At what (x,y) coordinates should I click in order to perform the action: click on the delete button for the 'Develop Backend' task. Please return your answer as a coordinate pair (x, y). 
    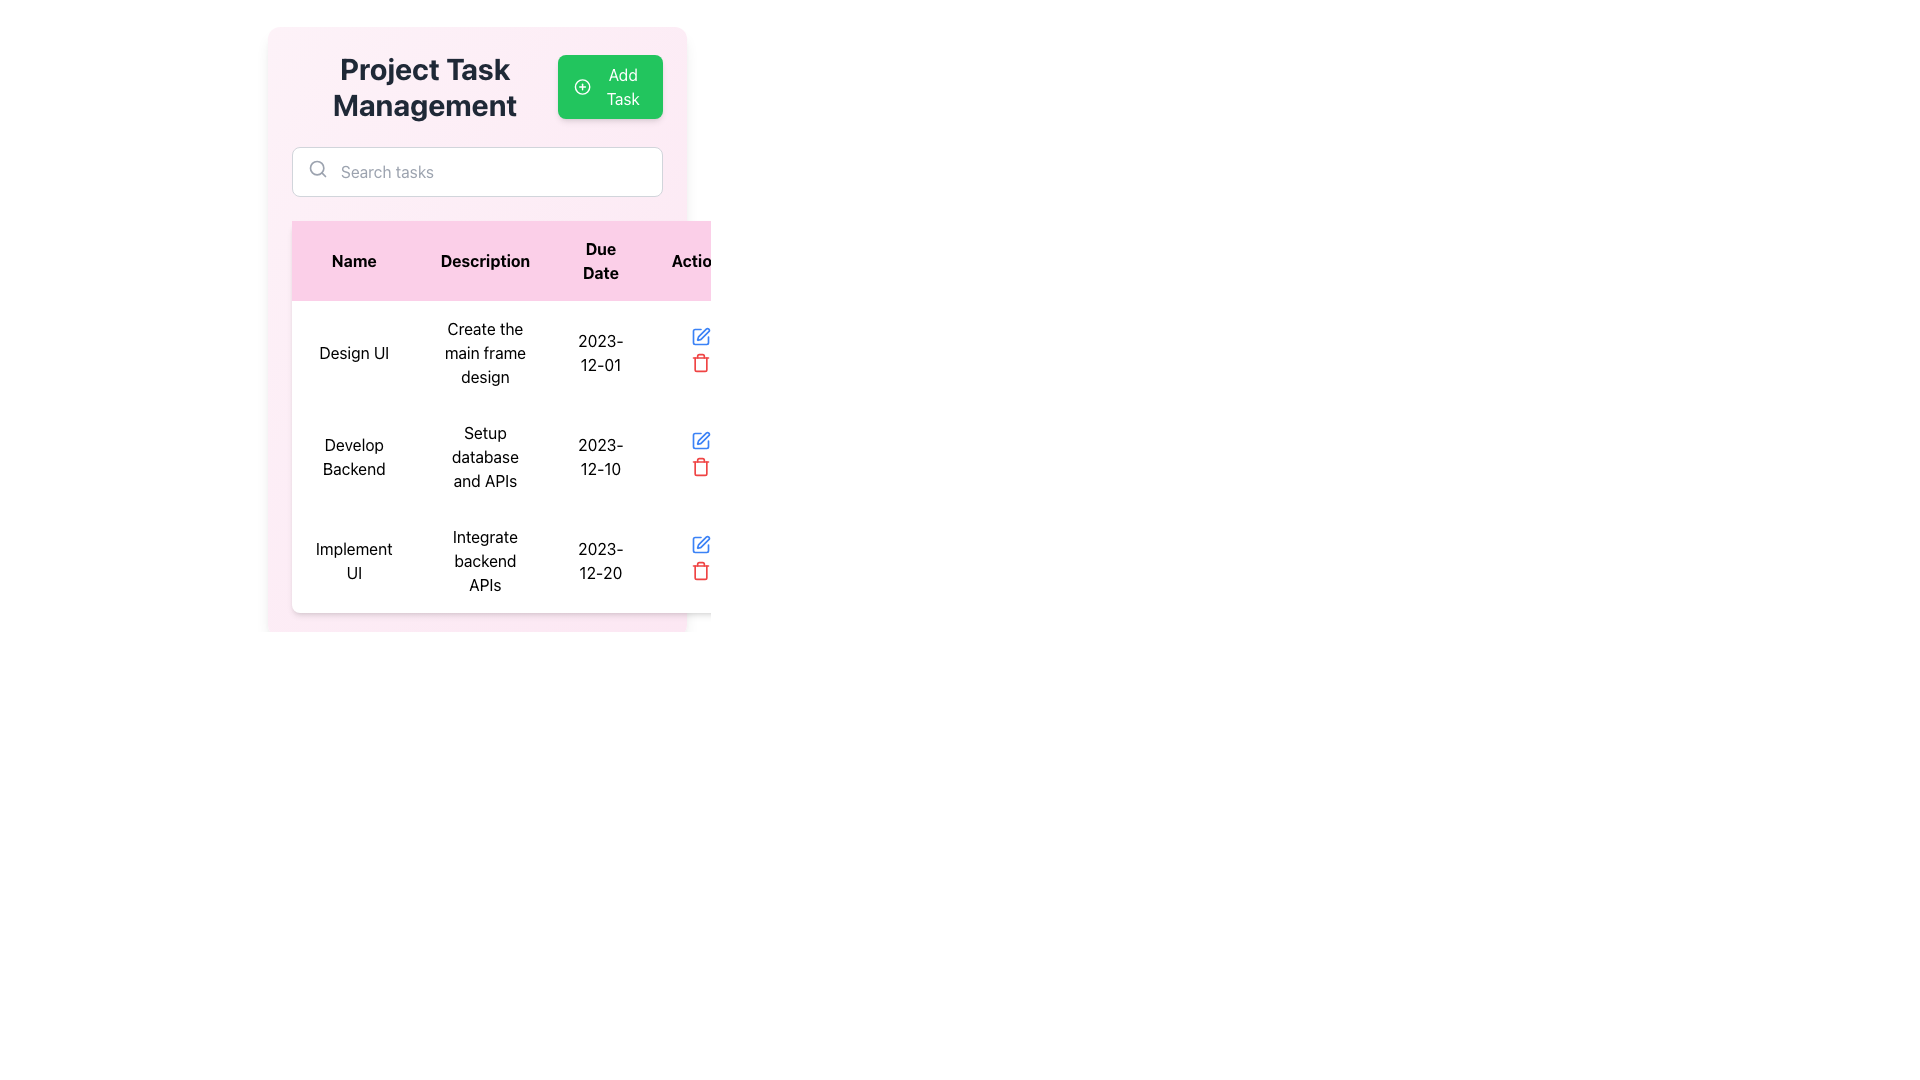
    Looking at the image, I should click on (700, 466).